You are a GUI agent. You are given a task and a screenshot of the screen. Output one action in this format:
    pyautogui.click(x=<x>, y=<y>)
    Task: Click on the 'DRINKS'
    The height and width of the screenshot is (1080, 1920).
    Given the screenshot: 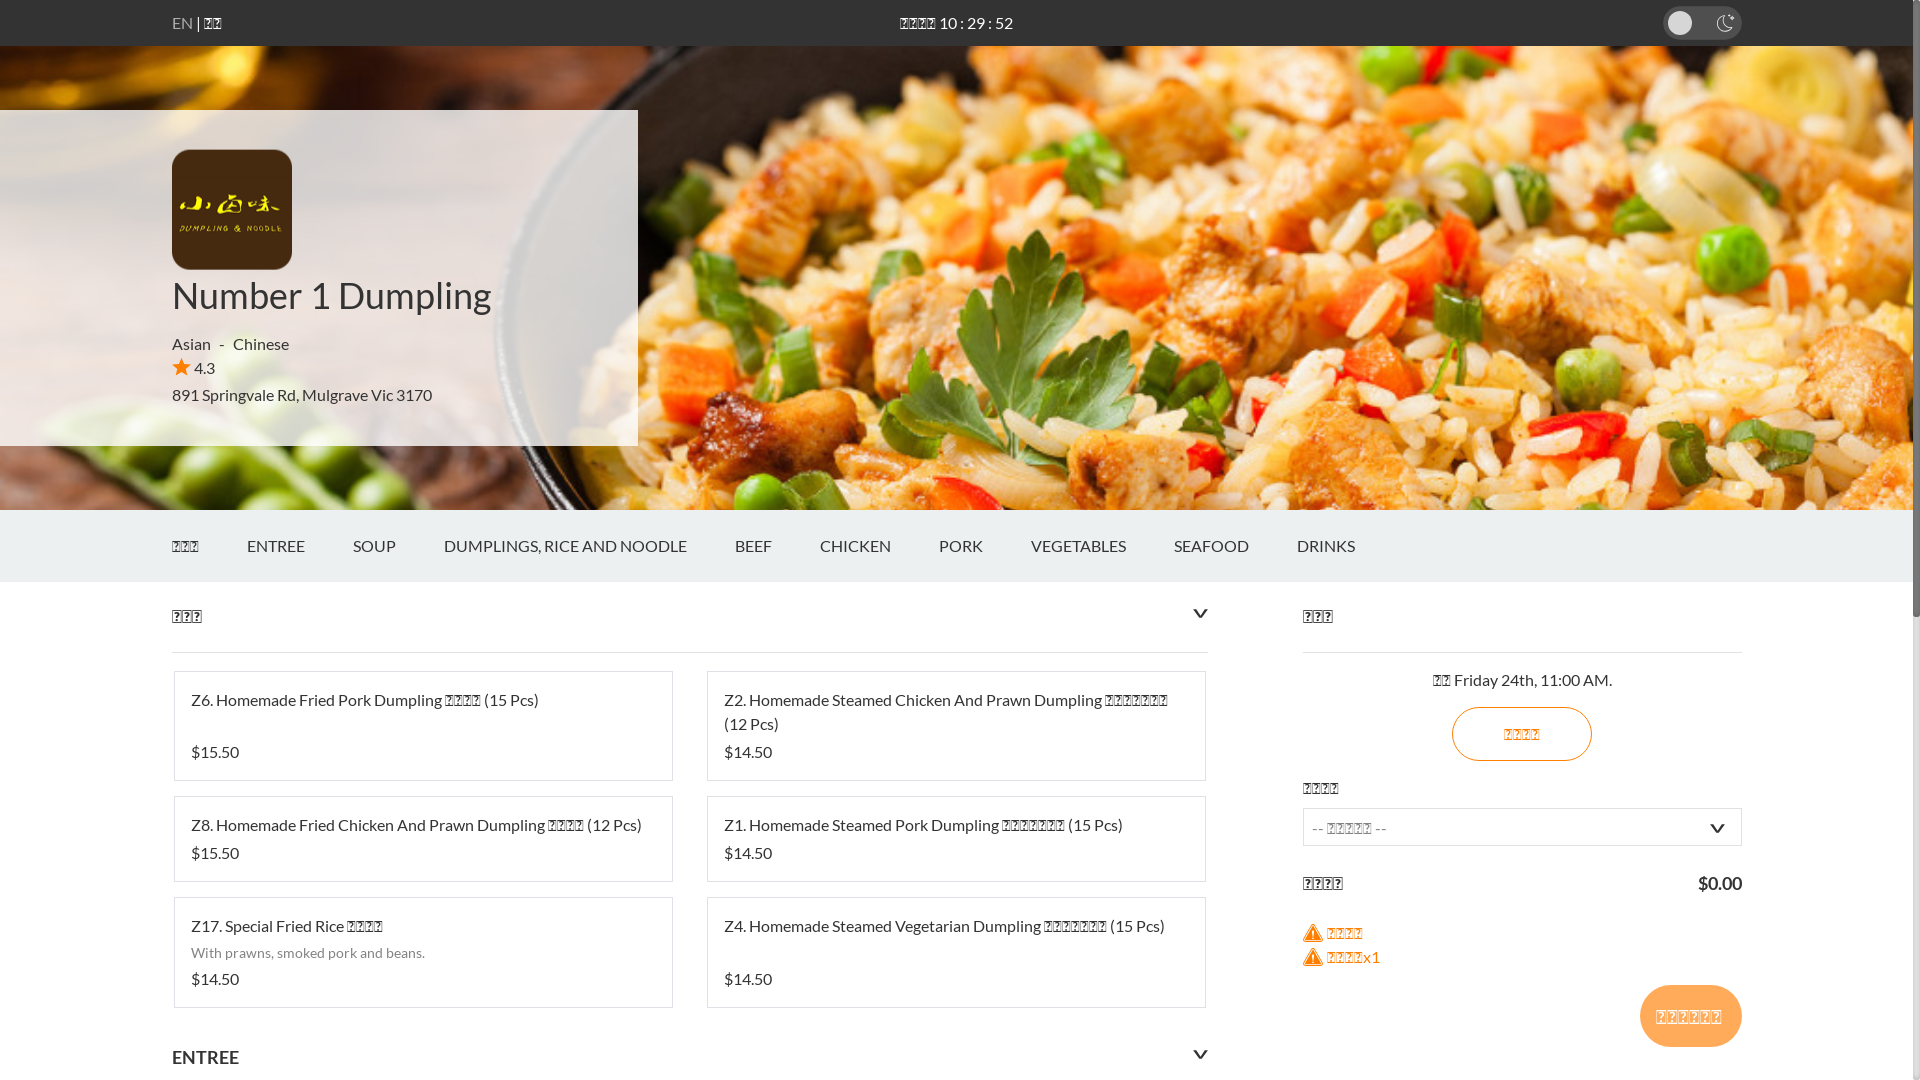 What is the action you would take?
    pyautogui.click(x=1348, y=546)
    